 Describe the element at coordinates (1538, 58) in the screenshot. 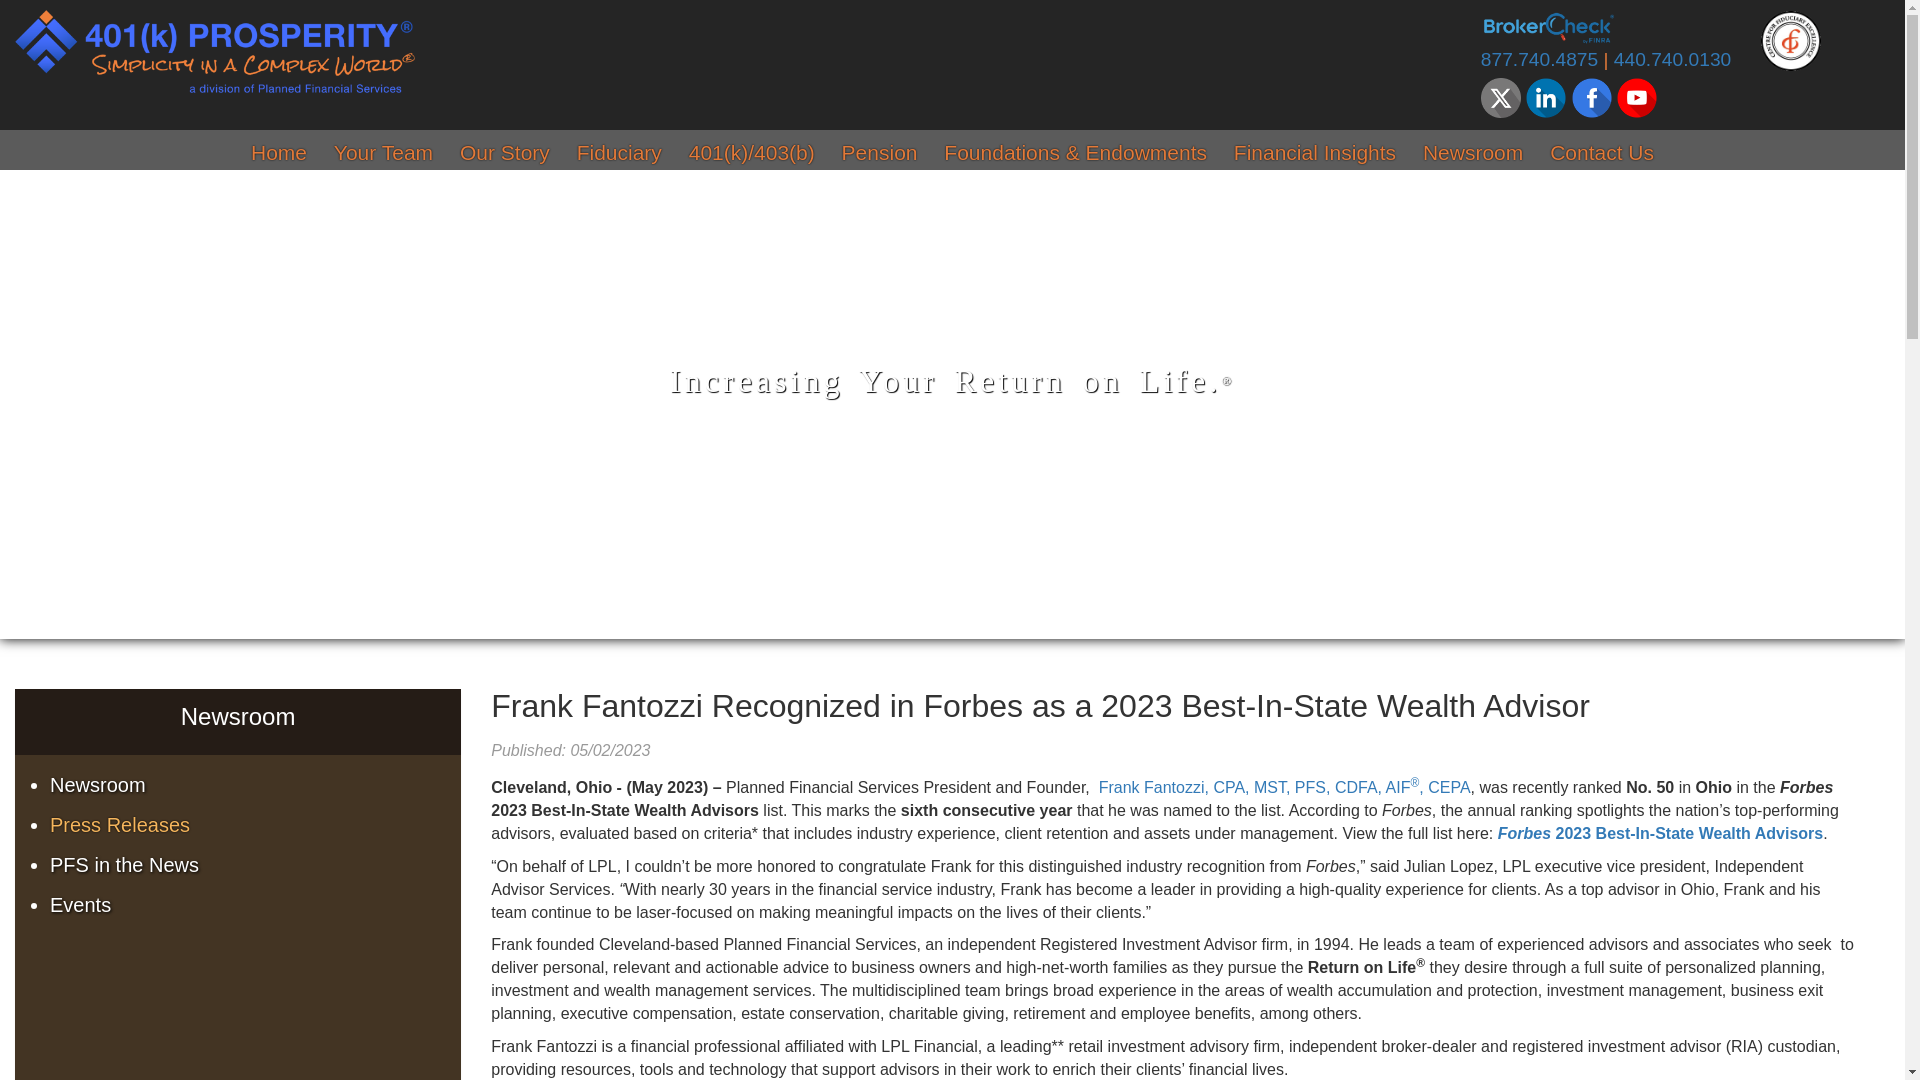

I see `'877.740.4875'` at that location.